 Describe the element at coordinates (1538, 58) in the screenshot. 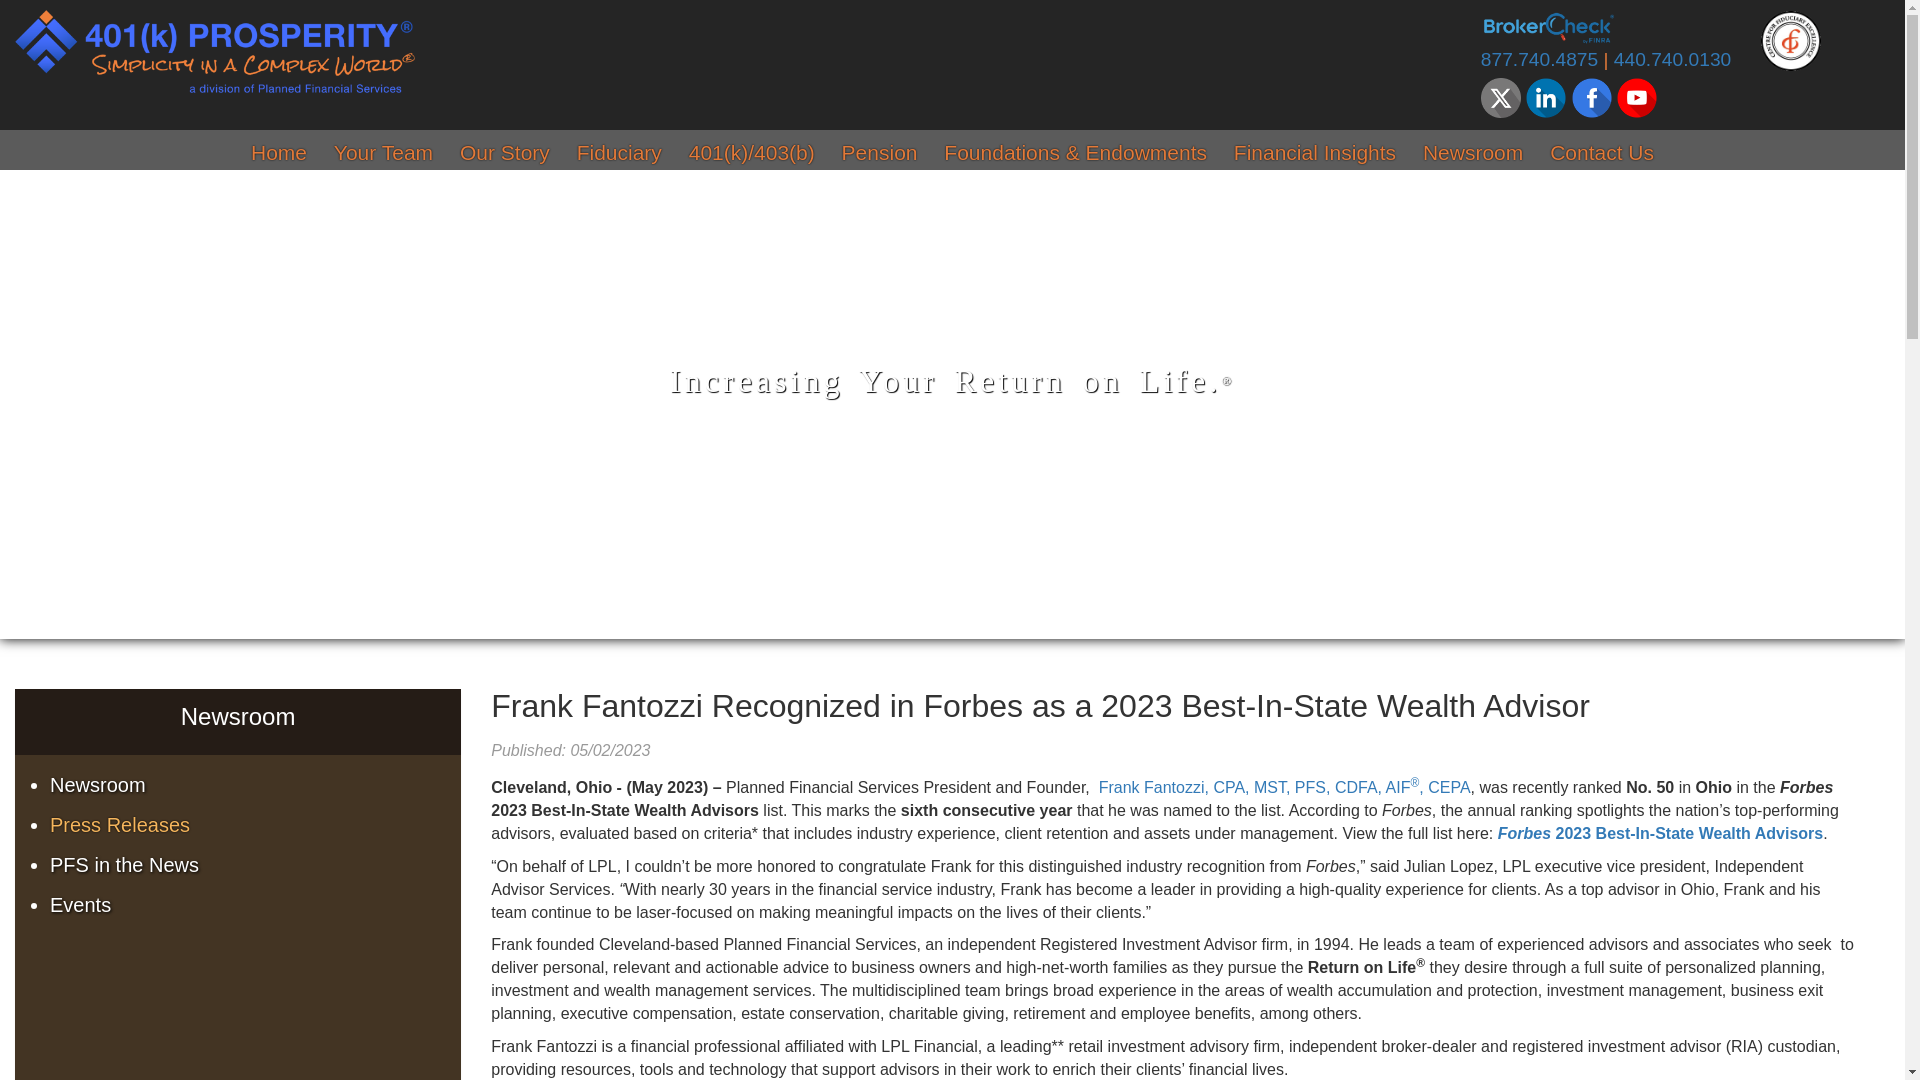

I see `'877.740.4875'` at that location.